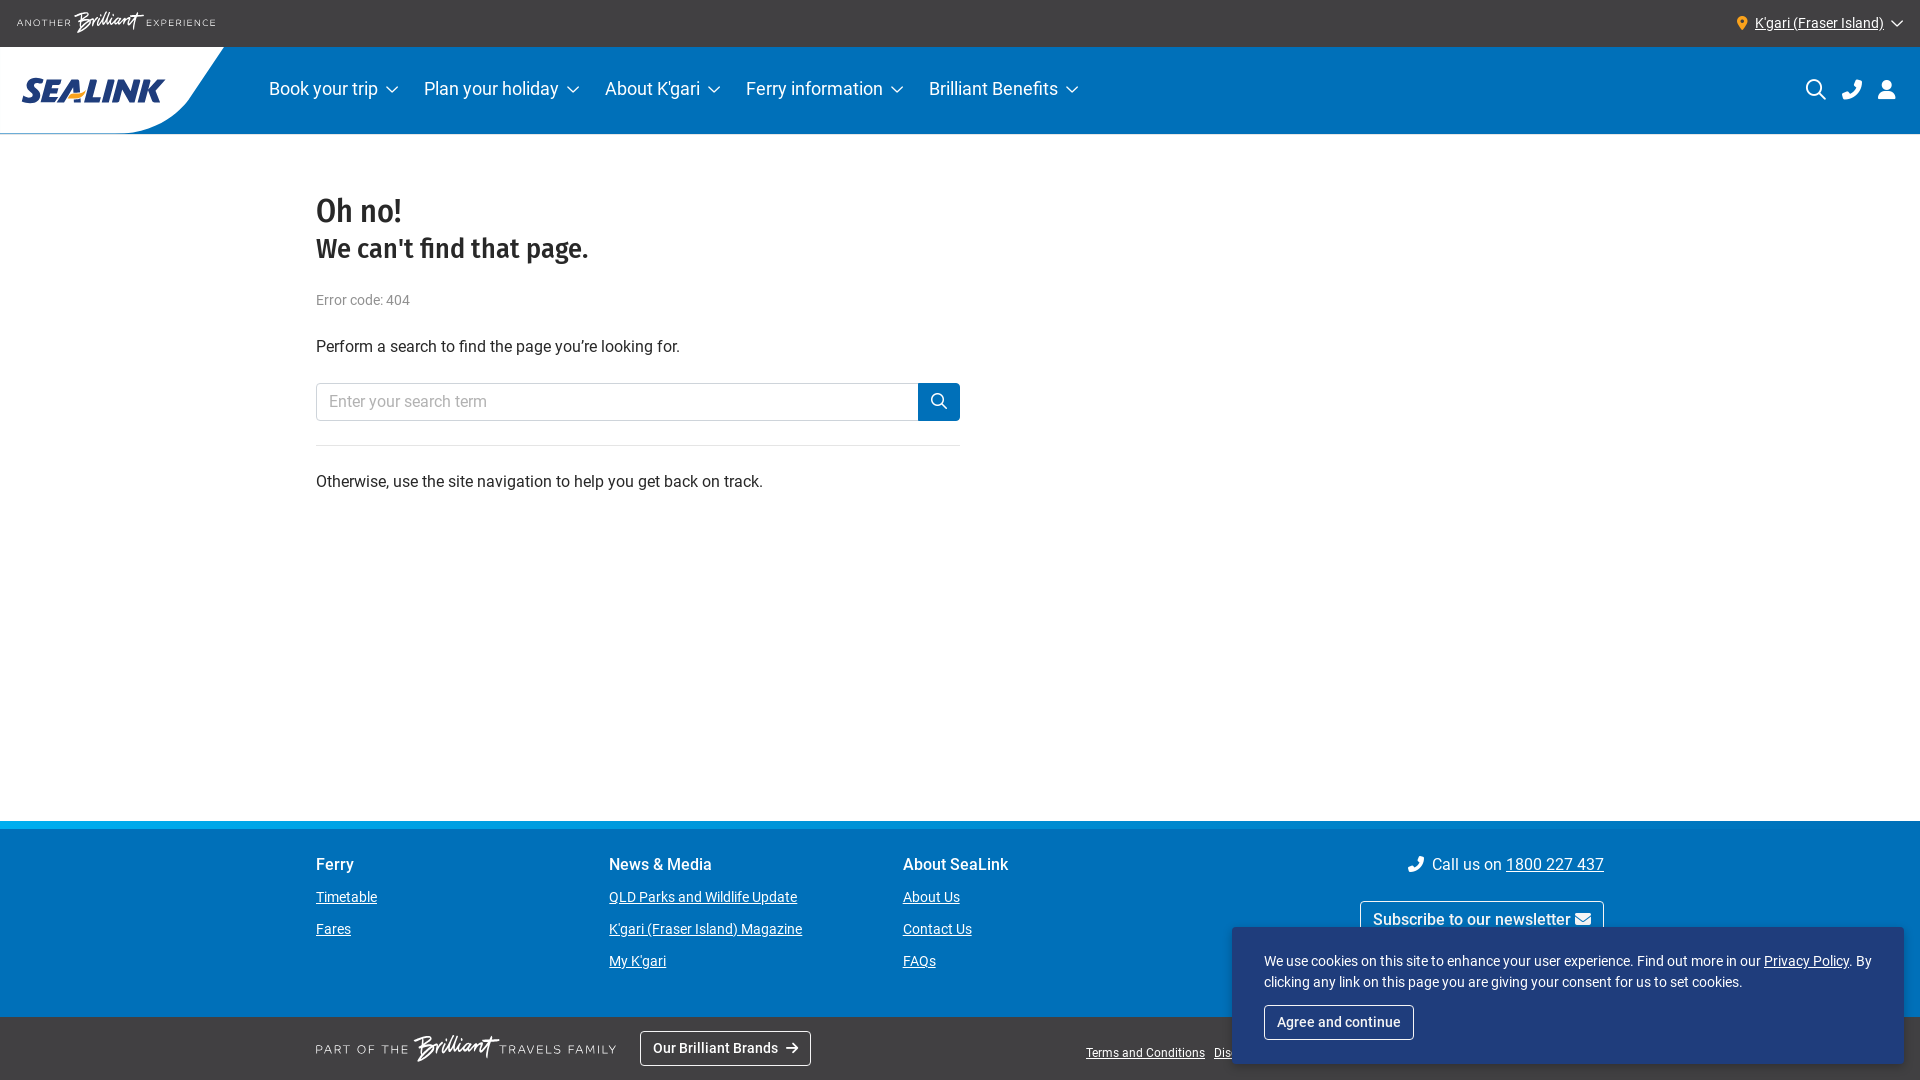 The height and width of the screenshot is (1080, 1920). I want to click on 'Disclaimer', so click(1241, 1051).